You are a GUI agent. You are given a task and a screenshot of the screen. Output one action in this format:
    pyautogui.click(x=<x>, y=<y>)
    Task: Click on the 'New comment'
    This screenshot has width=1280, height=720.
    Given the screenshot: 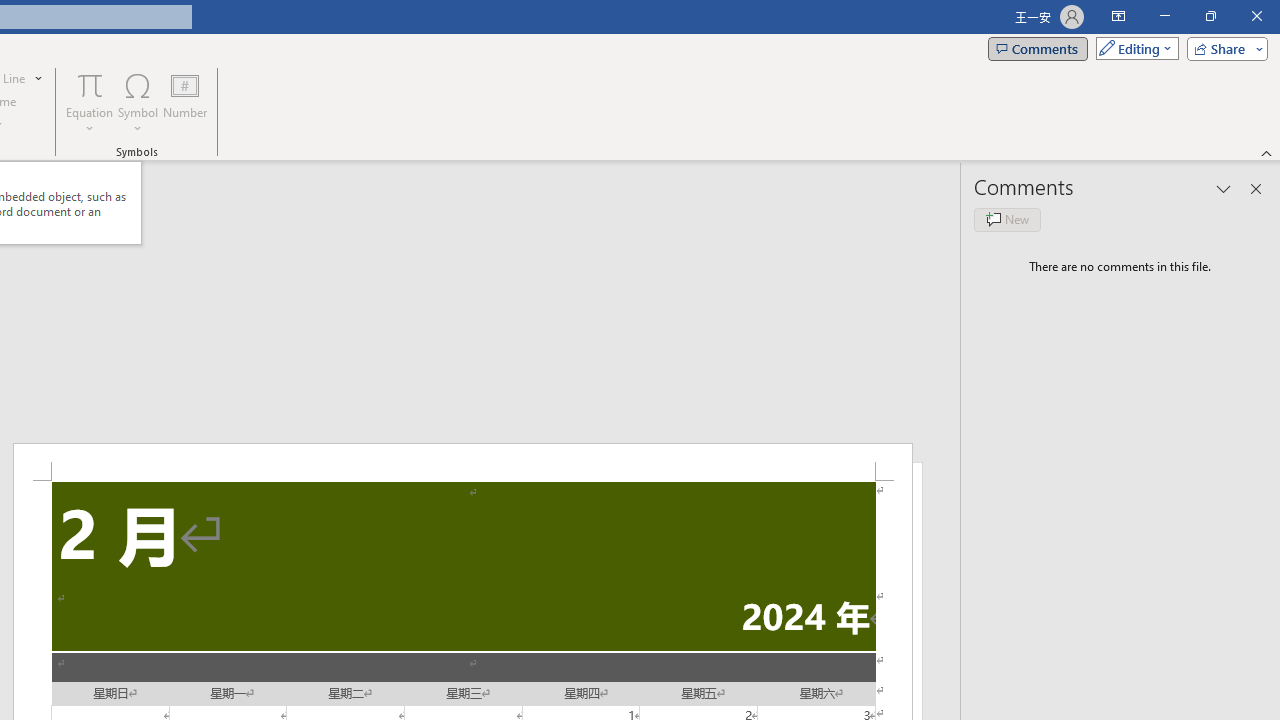 What is the action you would take?
    pyautogui.click(x=1007, y=219)
    